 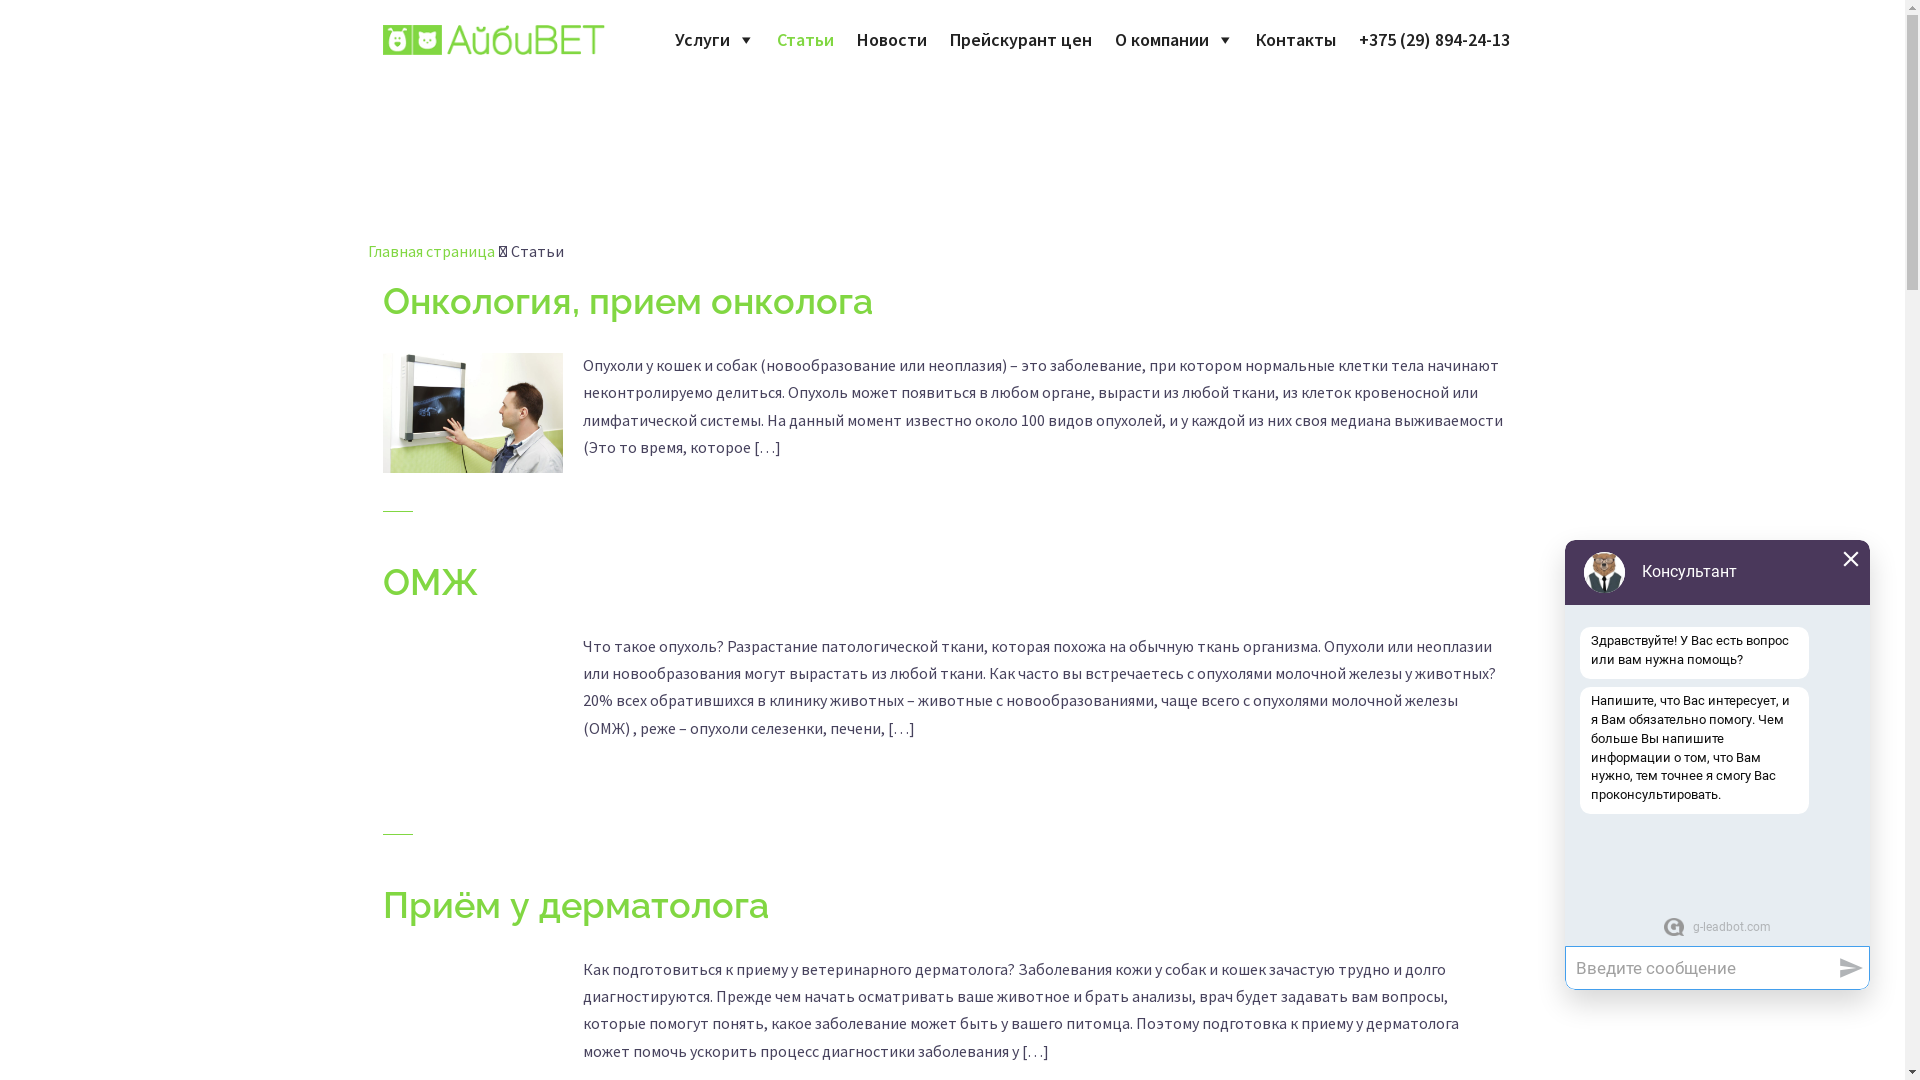 What do you see at coordinates (0, 0) in the screenshot?
I see `'Skip to content'` at bounding box center [0, 0].